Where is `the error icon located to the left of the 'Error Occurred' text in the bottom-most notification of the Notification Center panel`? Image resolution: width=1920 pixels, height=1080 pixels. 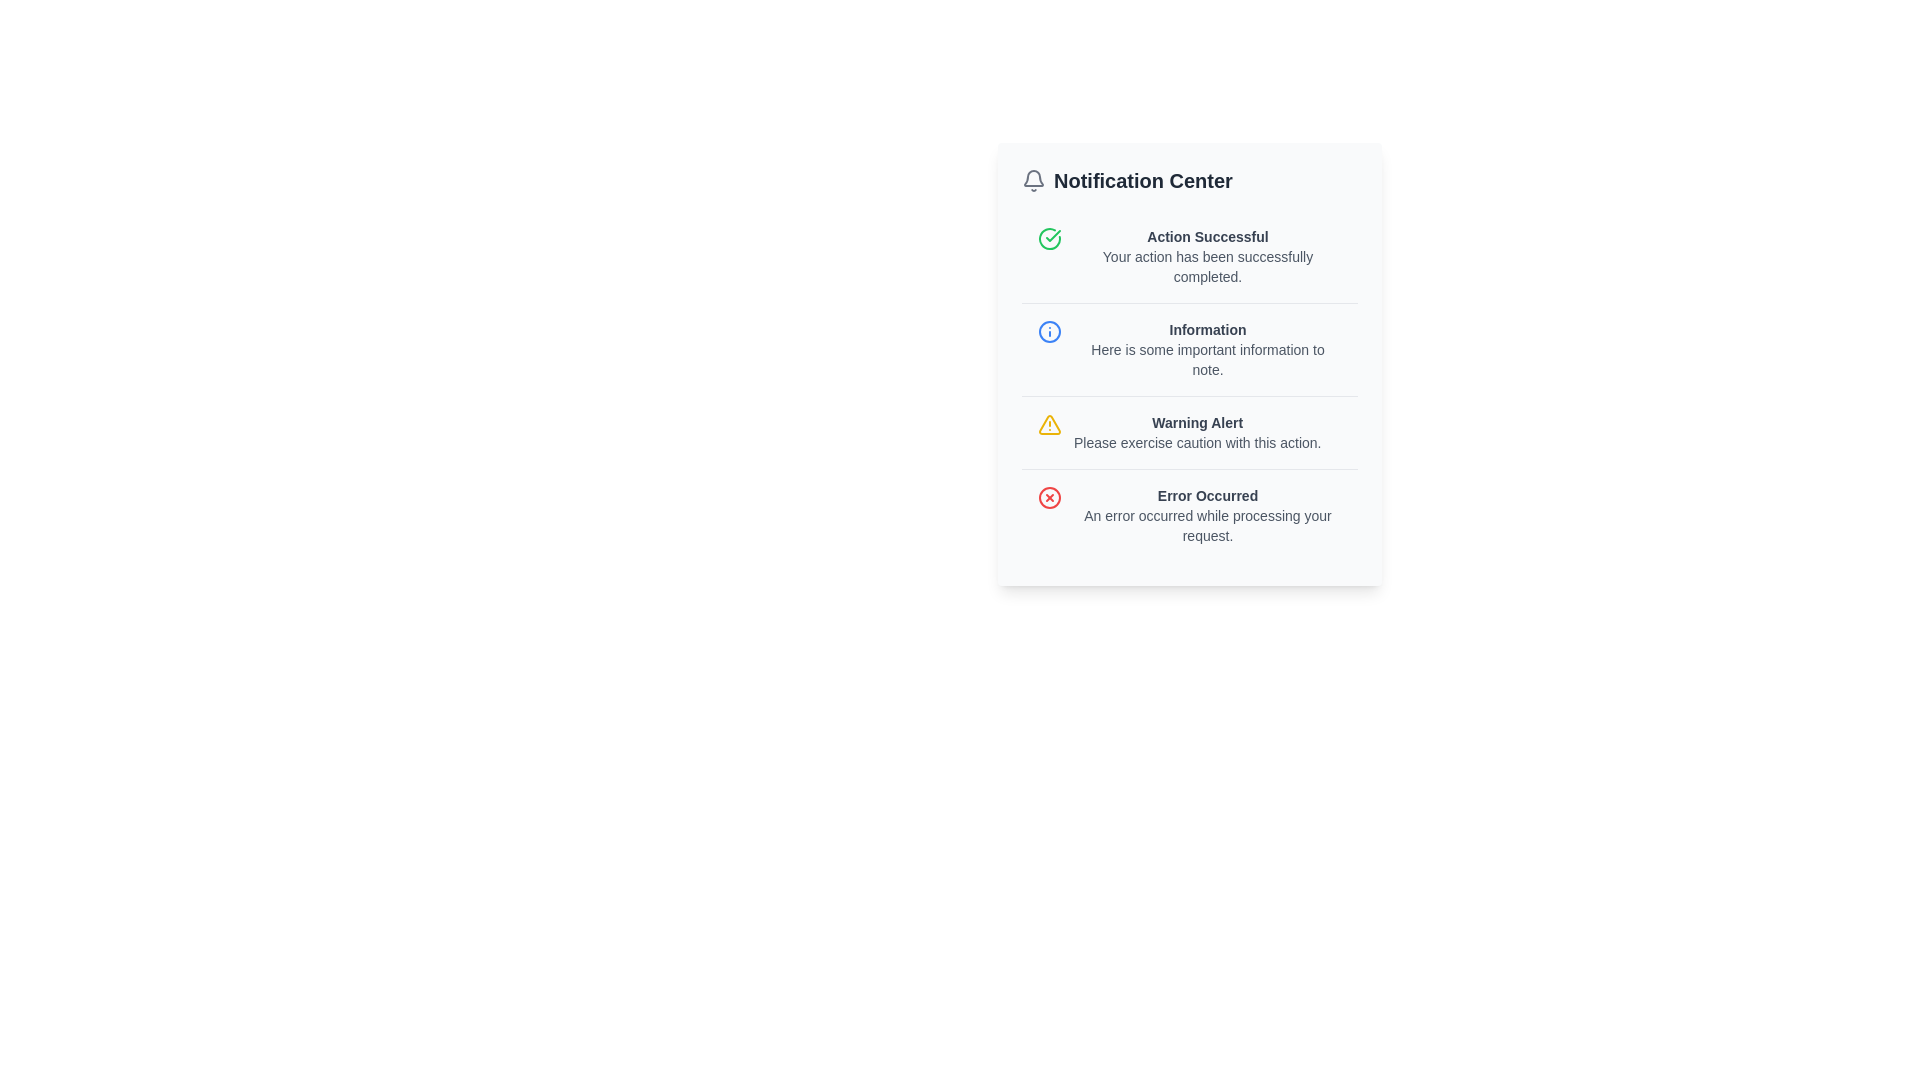 the error icon located to the left of the 'Error Occurred' text in the bottom-most notification of the Notification Center panel is located at coordinates (1049, 496).